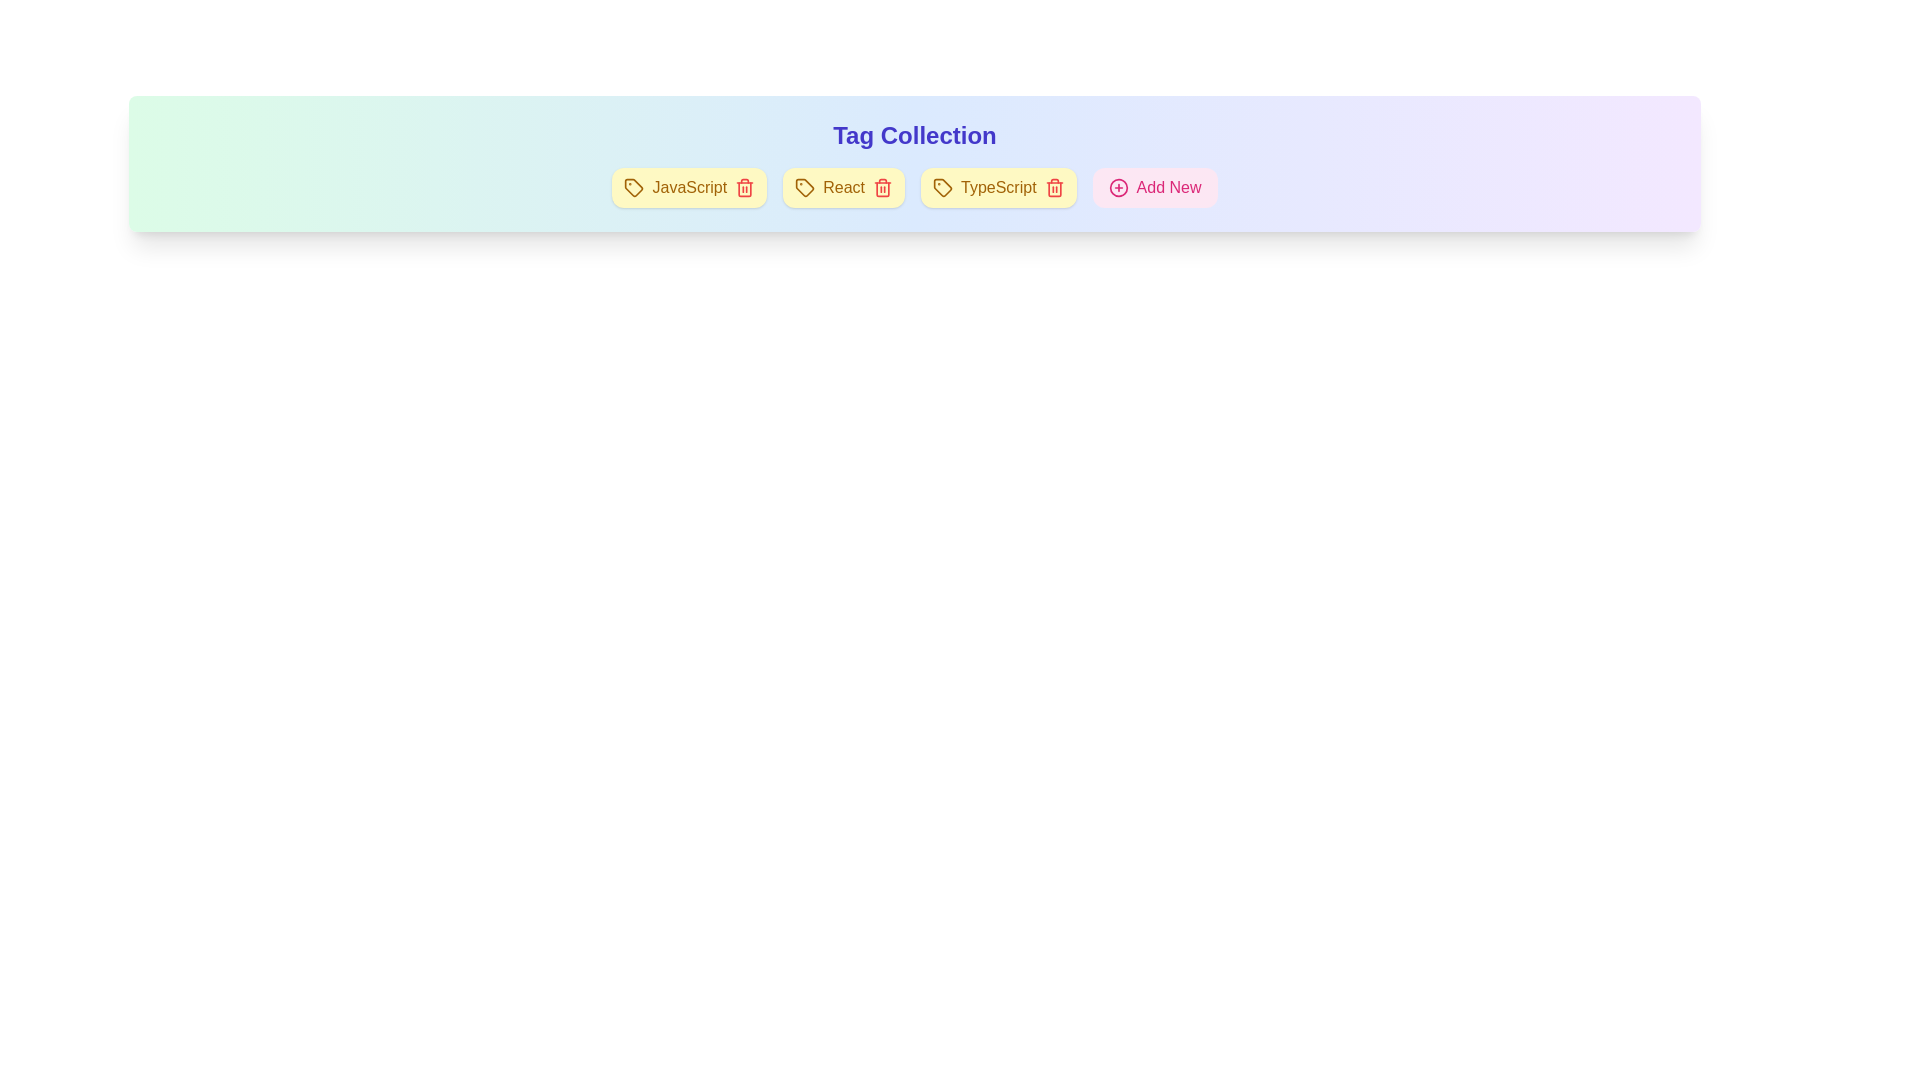  I want to click on text label indicating the 'JavaScript' tag, which is the first tag in a horizontal list of tags under the heading 'Tag Collection.', so click(689, 188).